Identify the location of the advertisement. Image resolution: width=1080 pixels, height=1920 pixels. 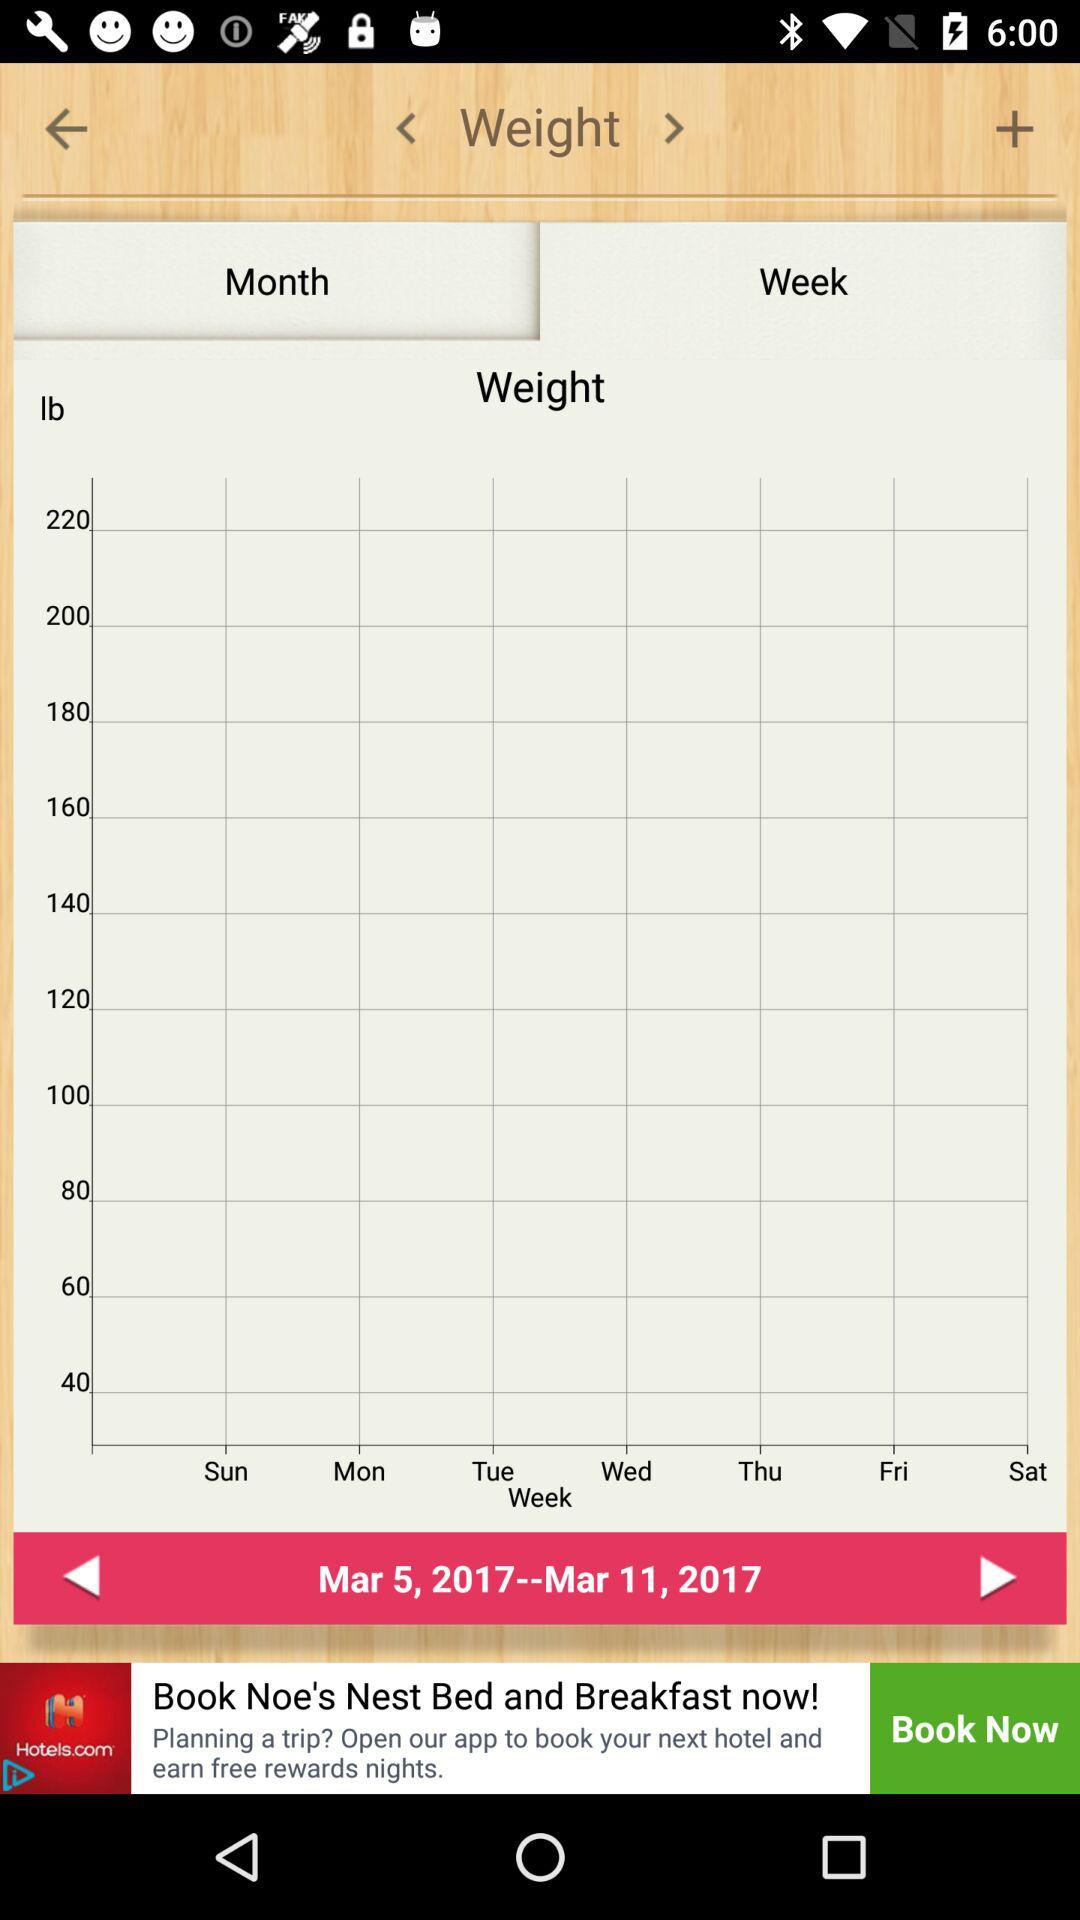
(18, 1775).